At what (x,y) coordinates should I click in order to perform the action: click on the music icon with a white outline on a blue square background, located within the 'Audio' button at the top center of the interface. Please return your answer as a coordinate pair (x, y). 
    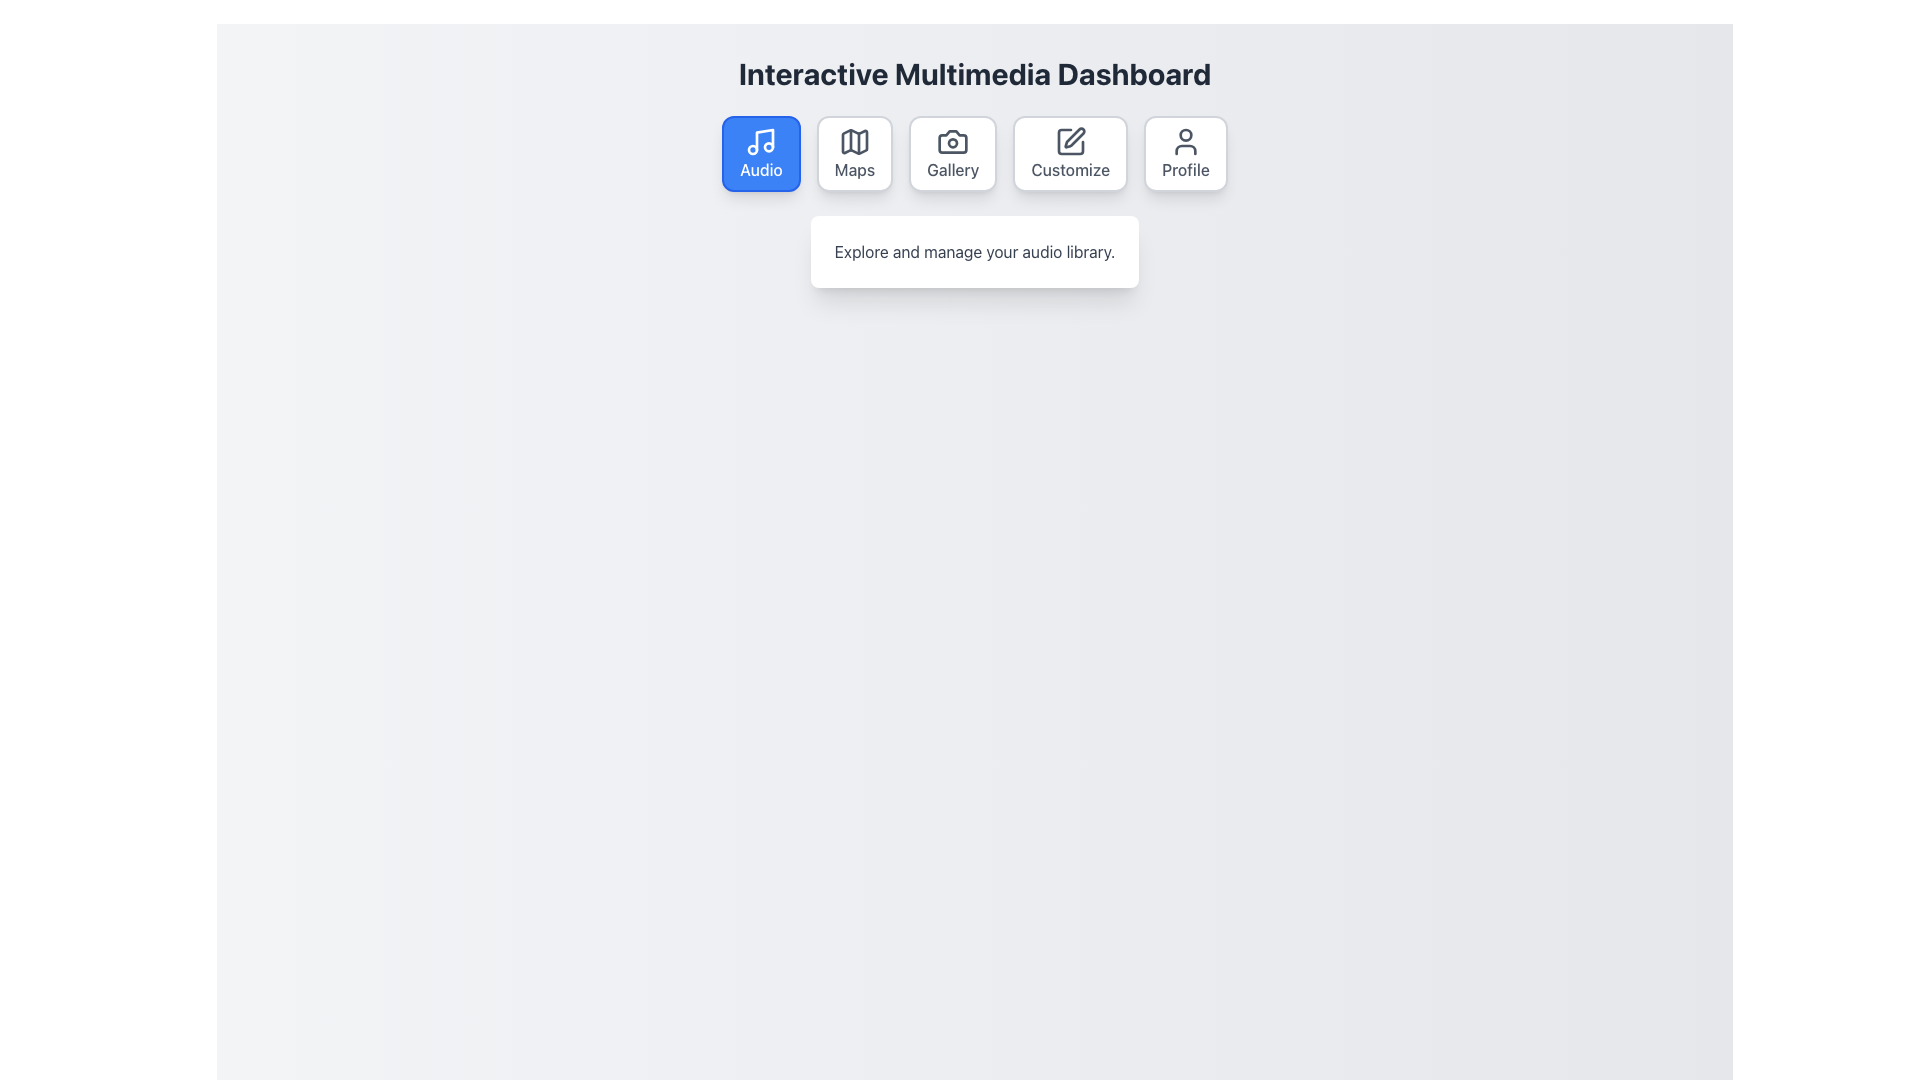
    Looking at the image, I should click on (760, 141).